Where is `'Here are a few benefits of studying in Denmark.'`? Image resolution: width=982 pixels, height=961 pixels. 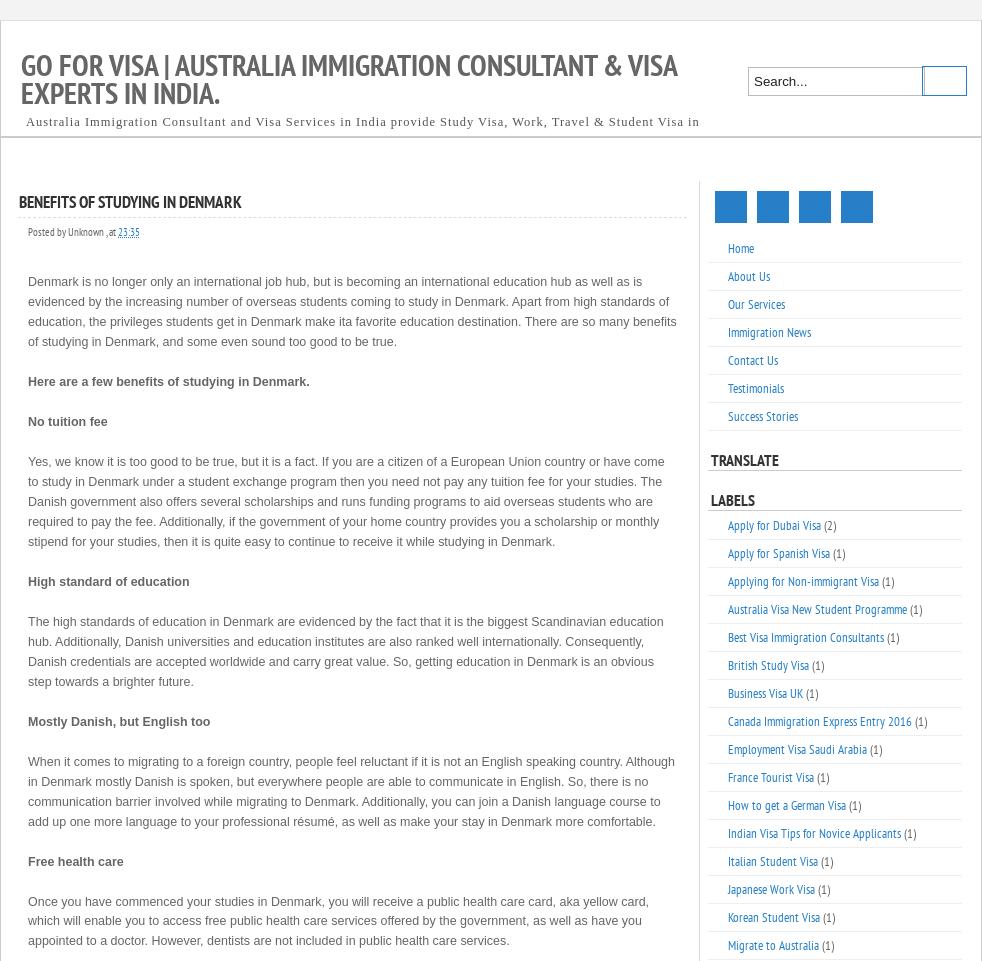
'Here are a few benefits of studying in Denmark.' is located at coordinates (167, 381).